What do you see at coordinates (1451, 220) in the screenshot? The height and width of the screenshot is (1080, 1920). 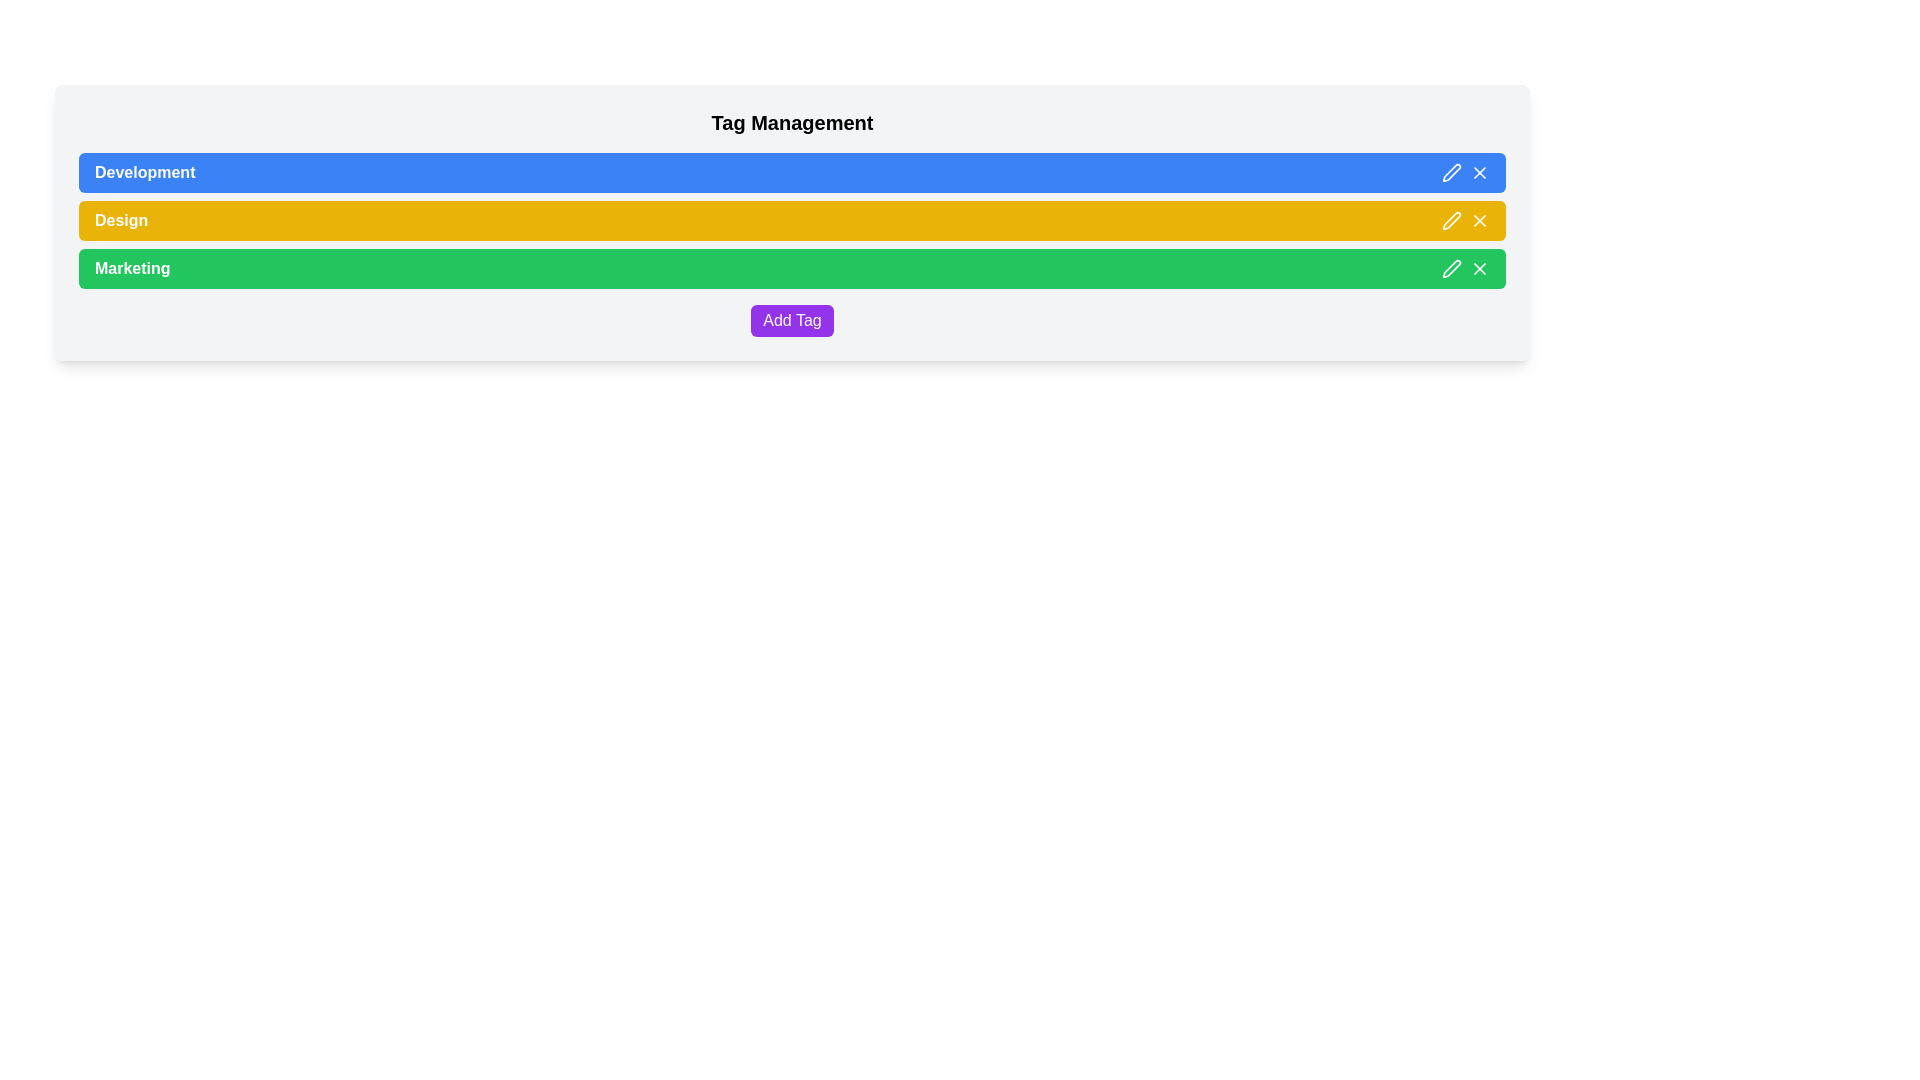 I see `the pen icon located in the second row labeled 'Design' to initiate editing of the associated tag` at bounding box center [1451, 220].